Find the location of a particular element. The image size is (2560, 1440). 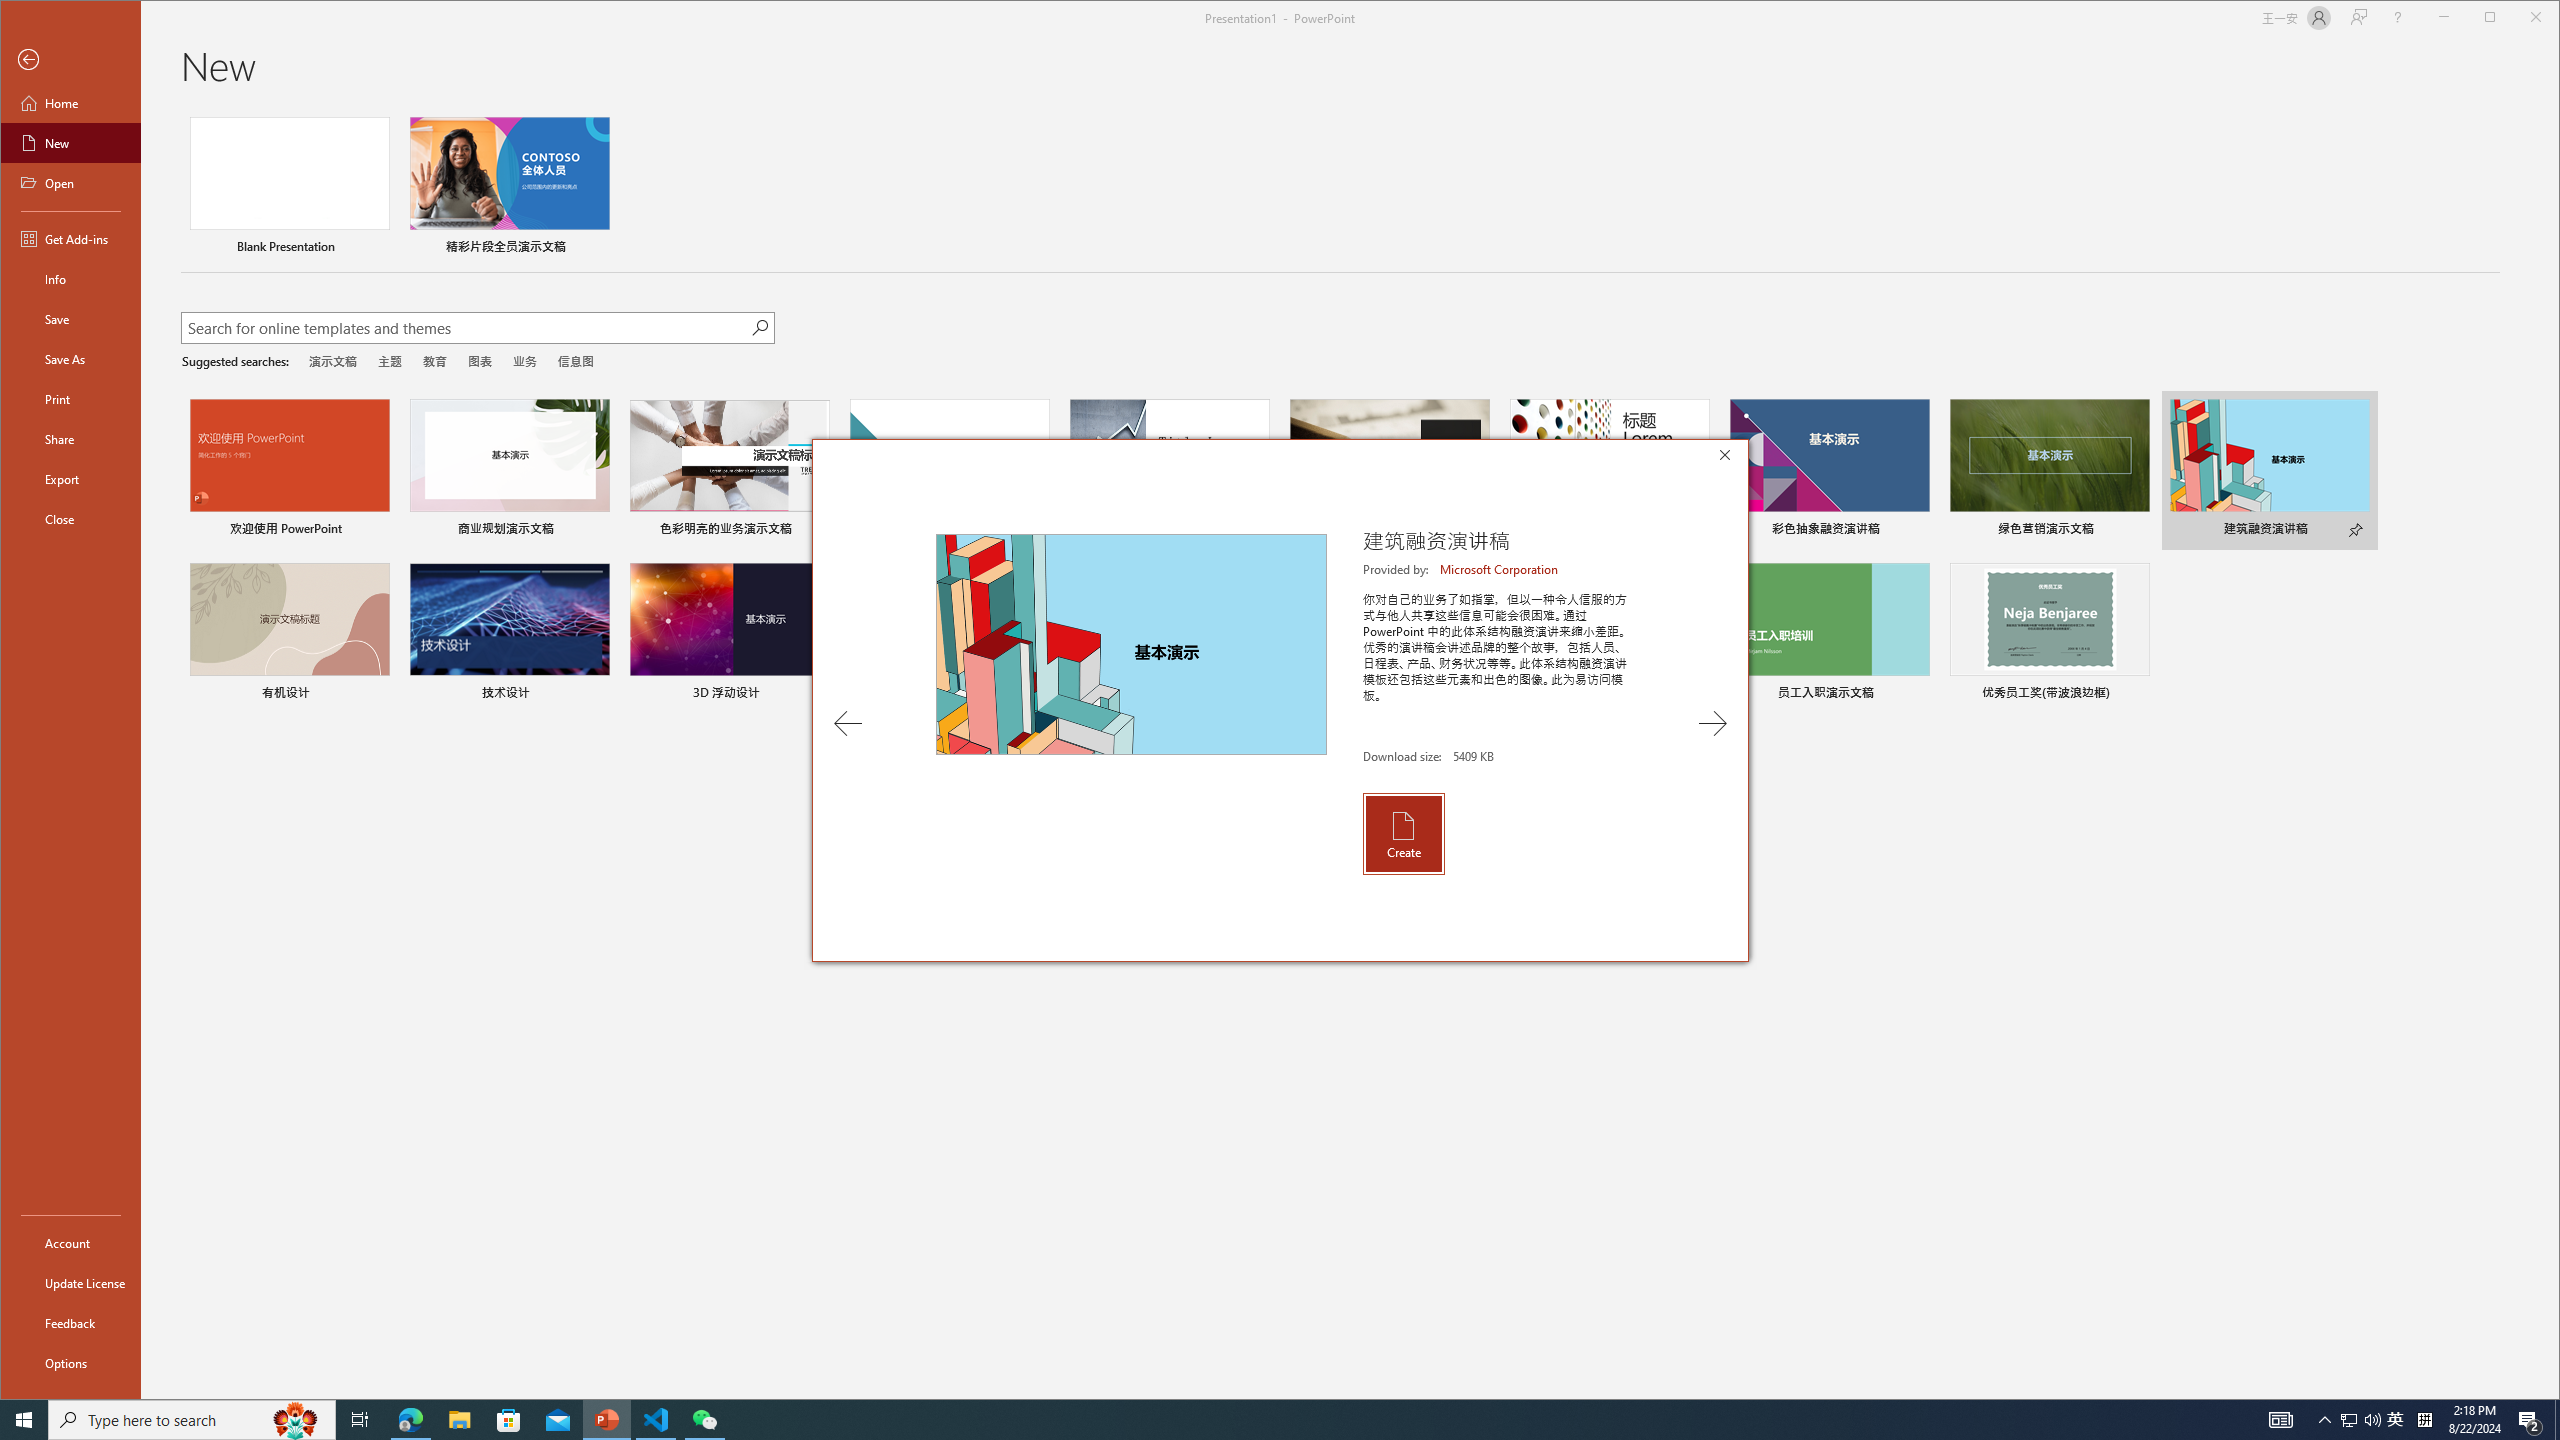

'Next Template' is located at coordinates (1712, 723).